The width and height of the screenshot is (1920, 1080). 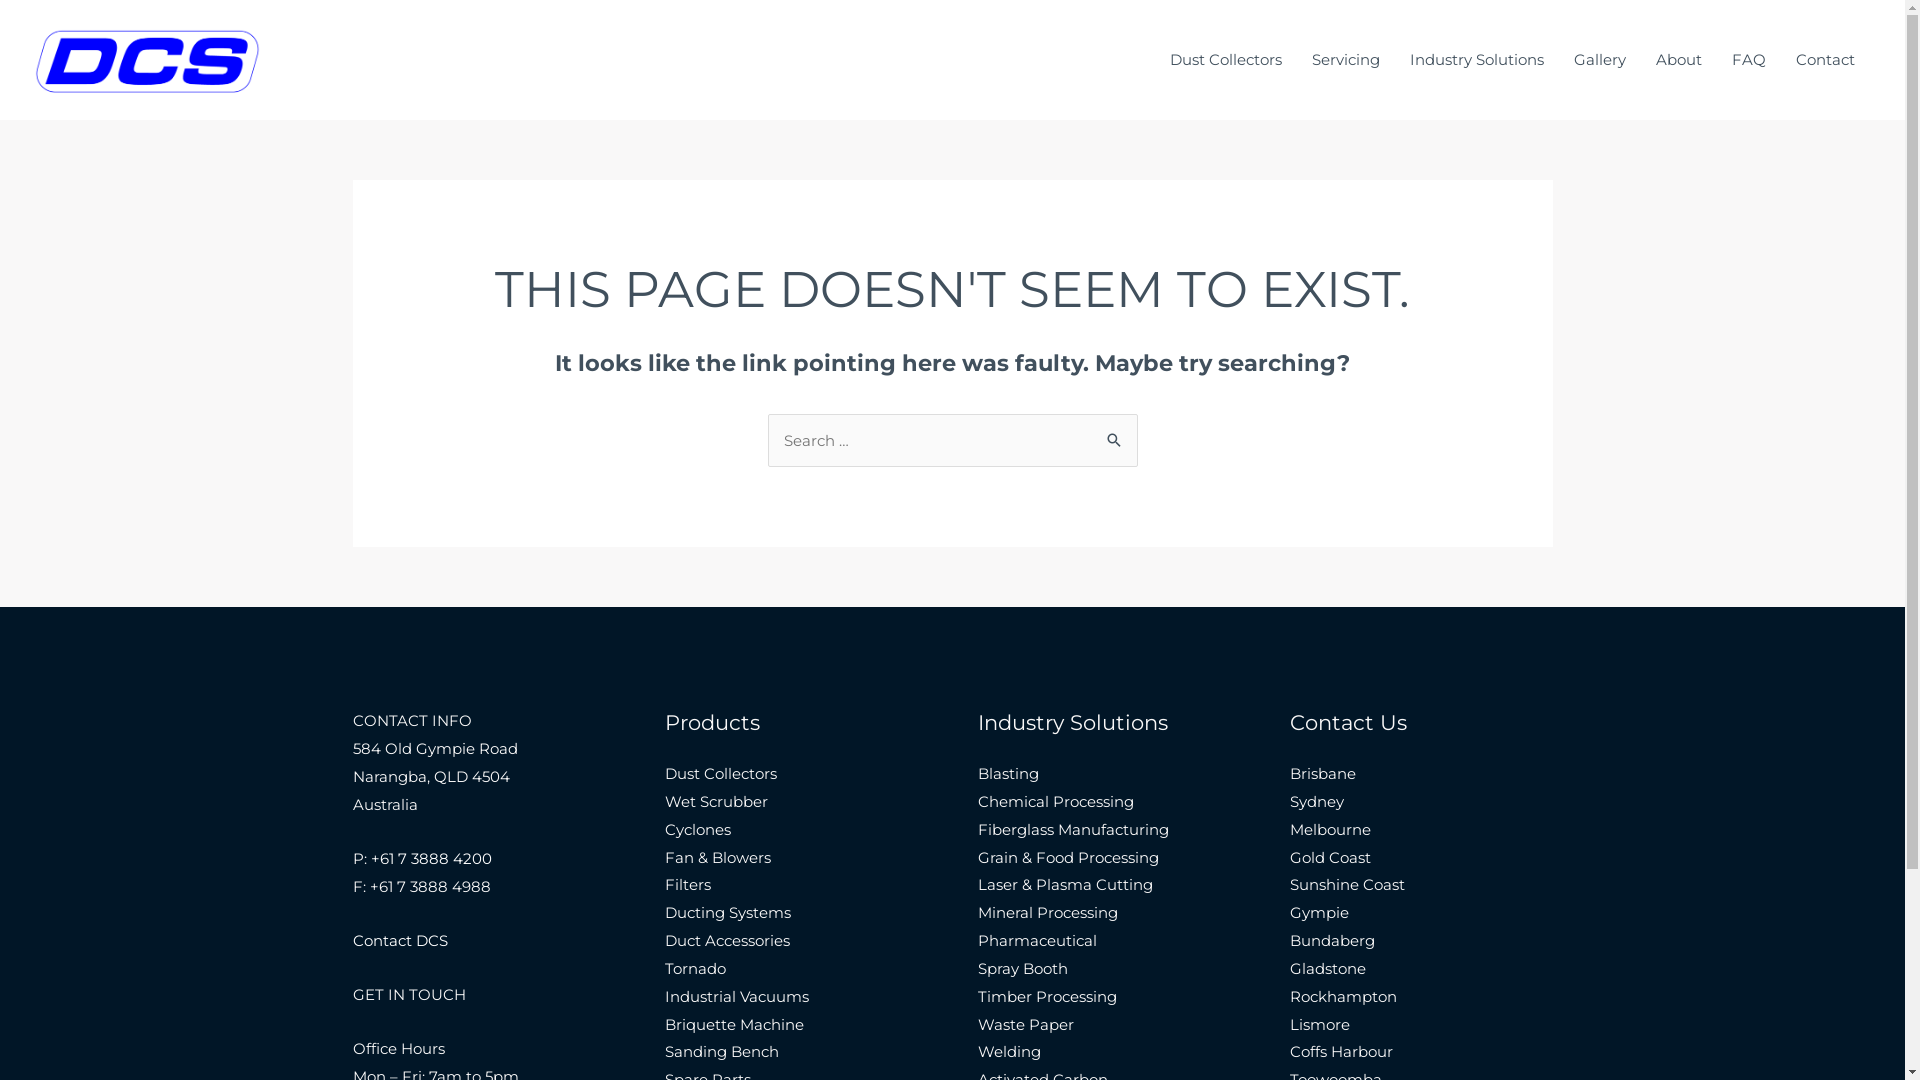 What do you see at coordinates (1825, 59) in the screenshot?
I see `'Contact'` at bounding box center [1825, 59].